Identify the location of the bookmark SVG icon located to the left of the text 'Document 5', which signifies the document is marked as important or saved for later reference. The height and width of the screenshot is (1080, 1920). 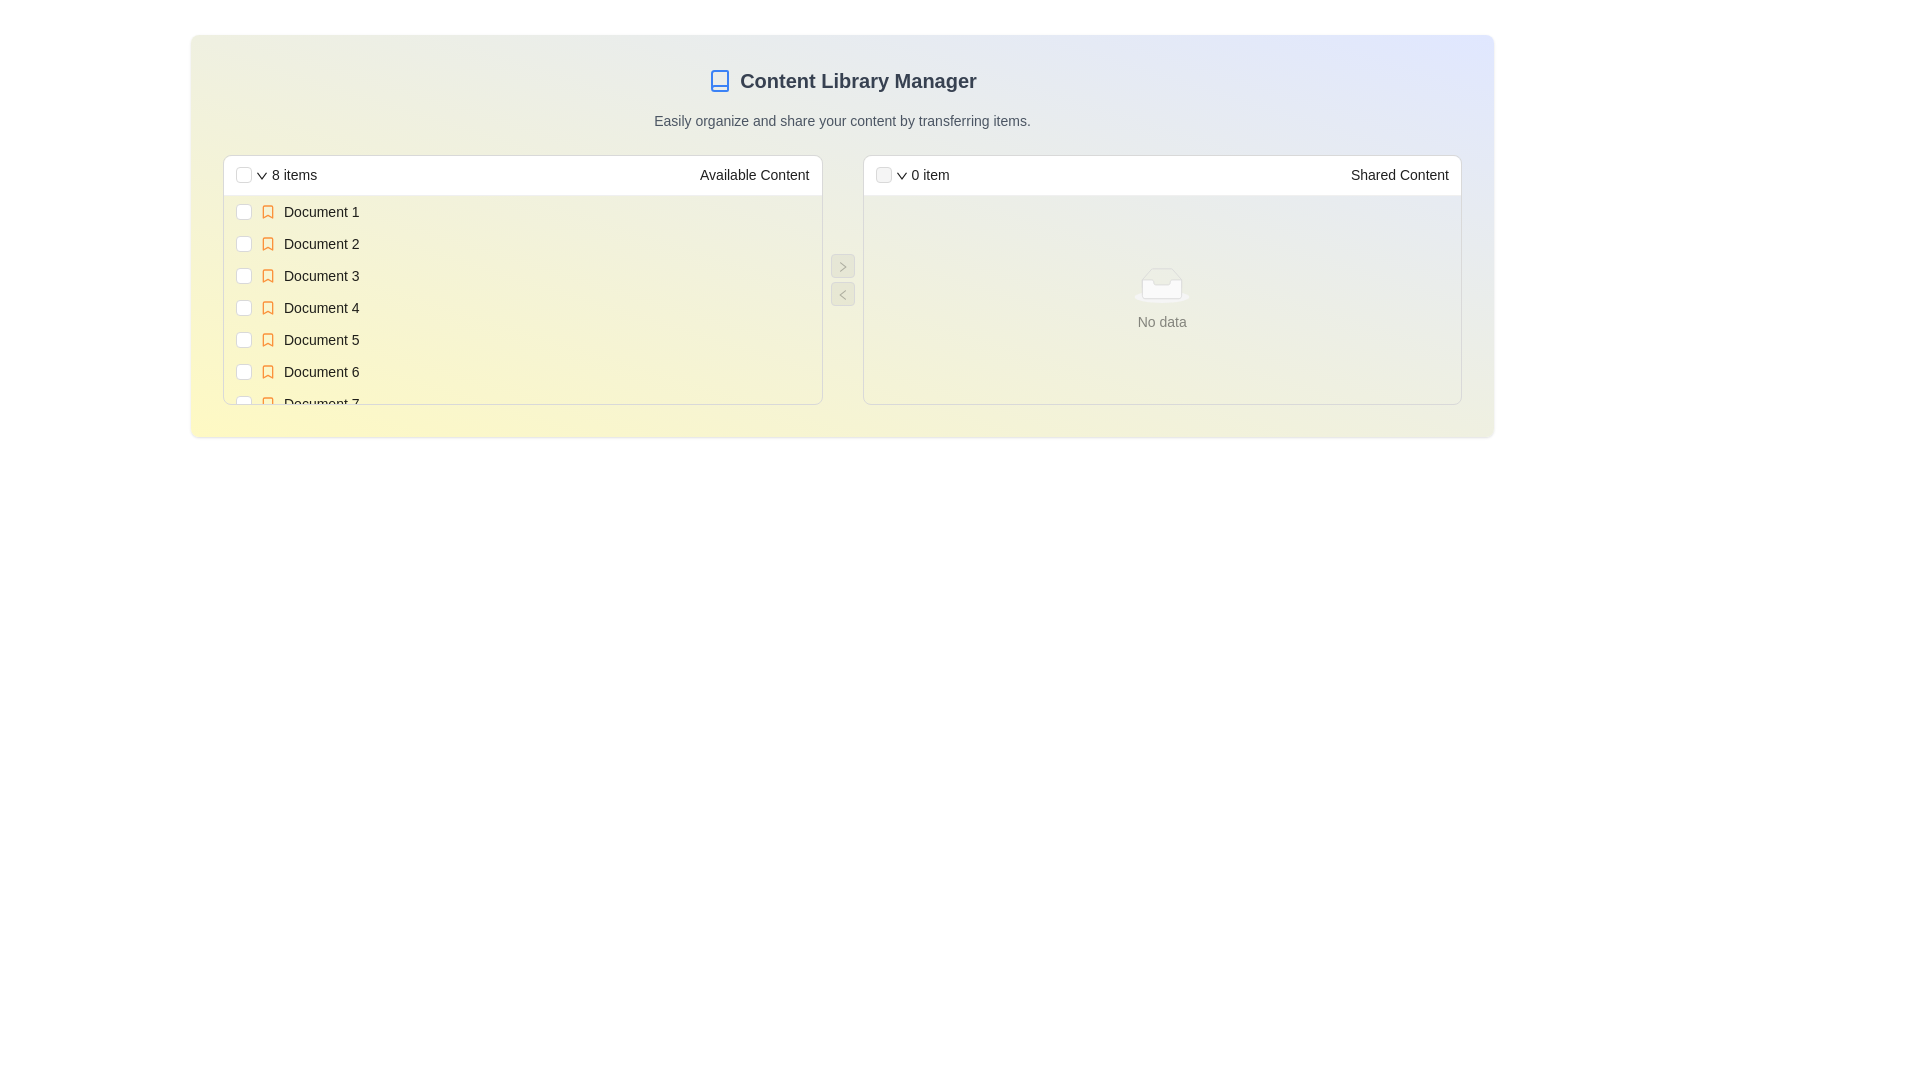
(267, 338).